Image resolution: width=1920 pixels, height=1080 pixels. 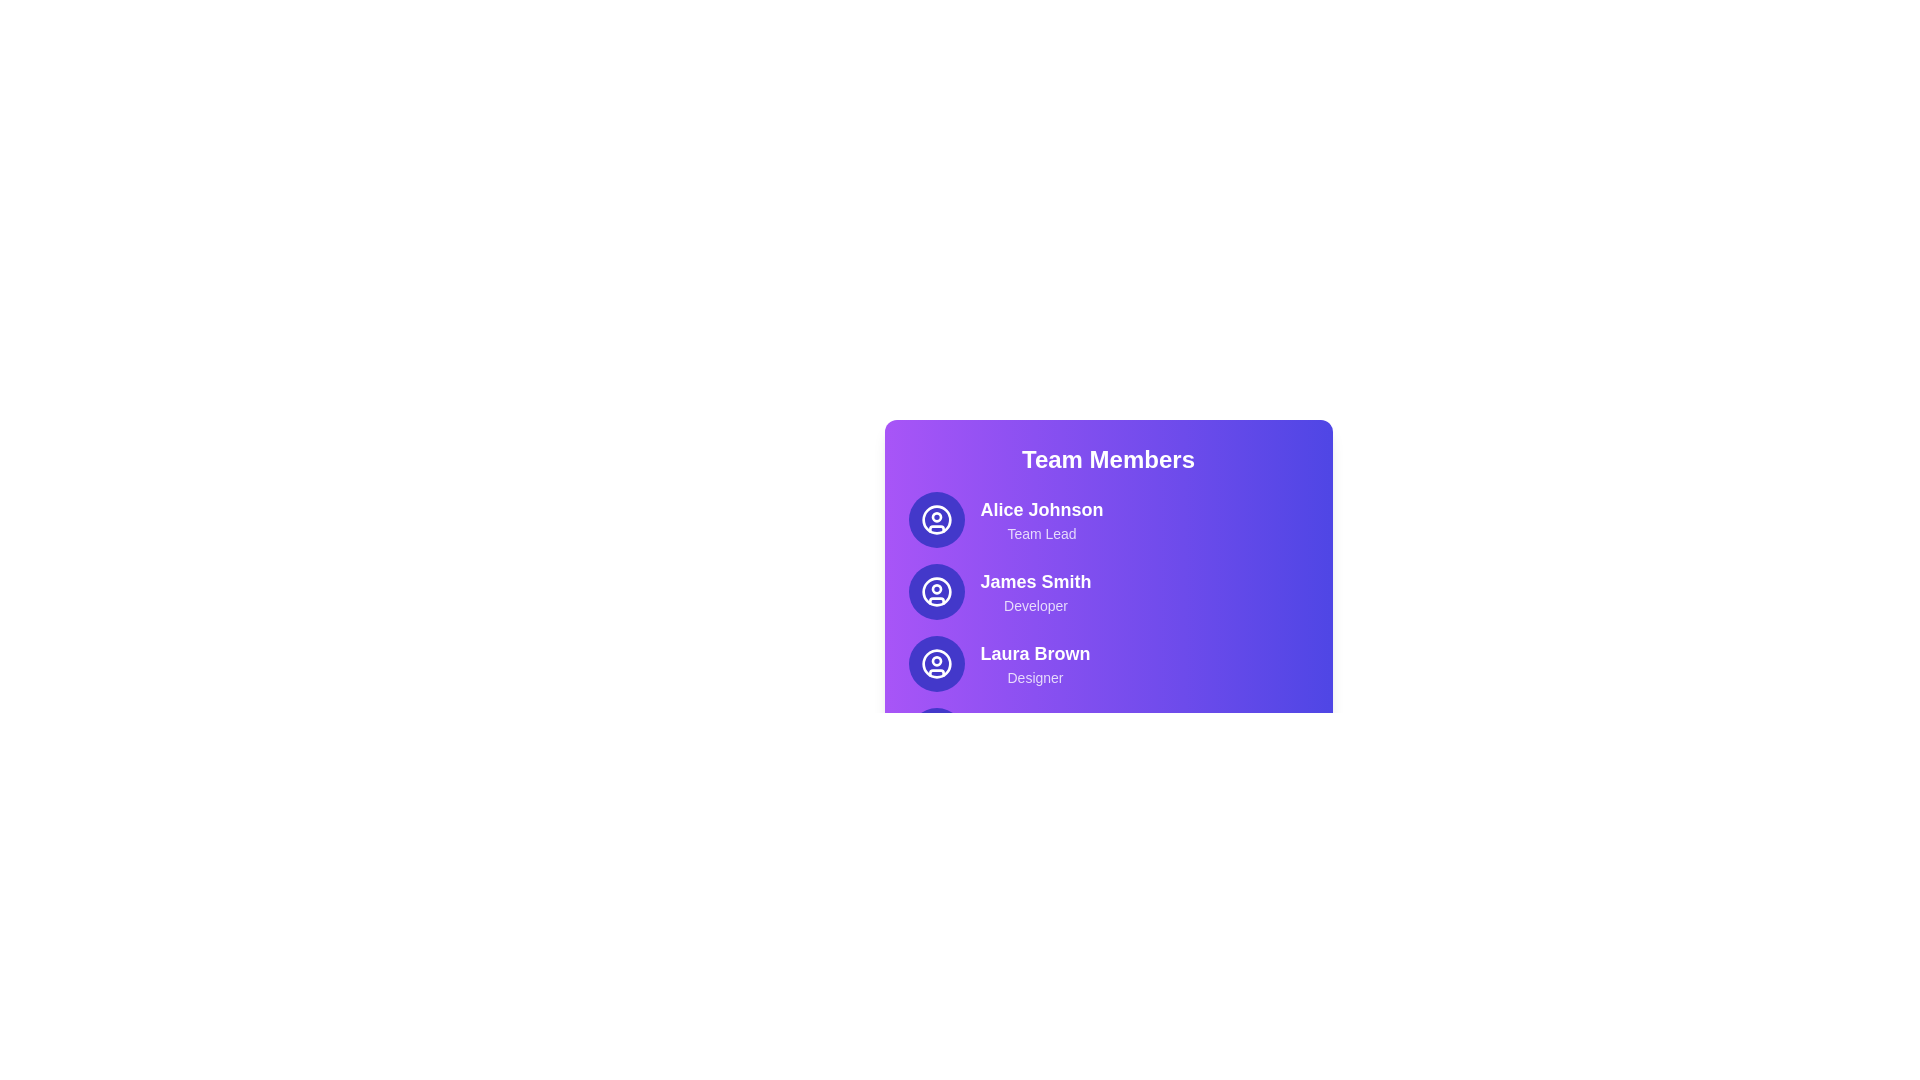 I want to click on the circular shape that visually represents the user profile icon for 'James Smith', the second entry in the list, so click(x=935, y=590).